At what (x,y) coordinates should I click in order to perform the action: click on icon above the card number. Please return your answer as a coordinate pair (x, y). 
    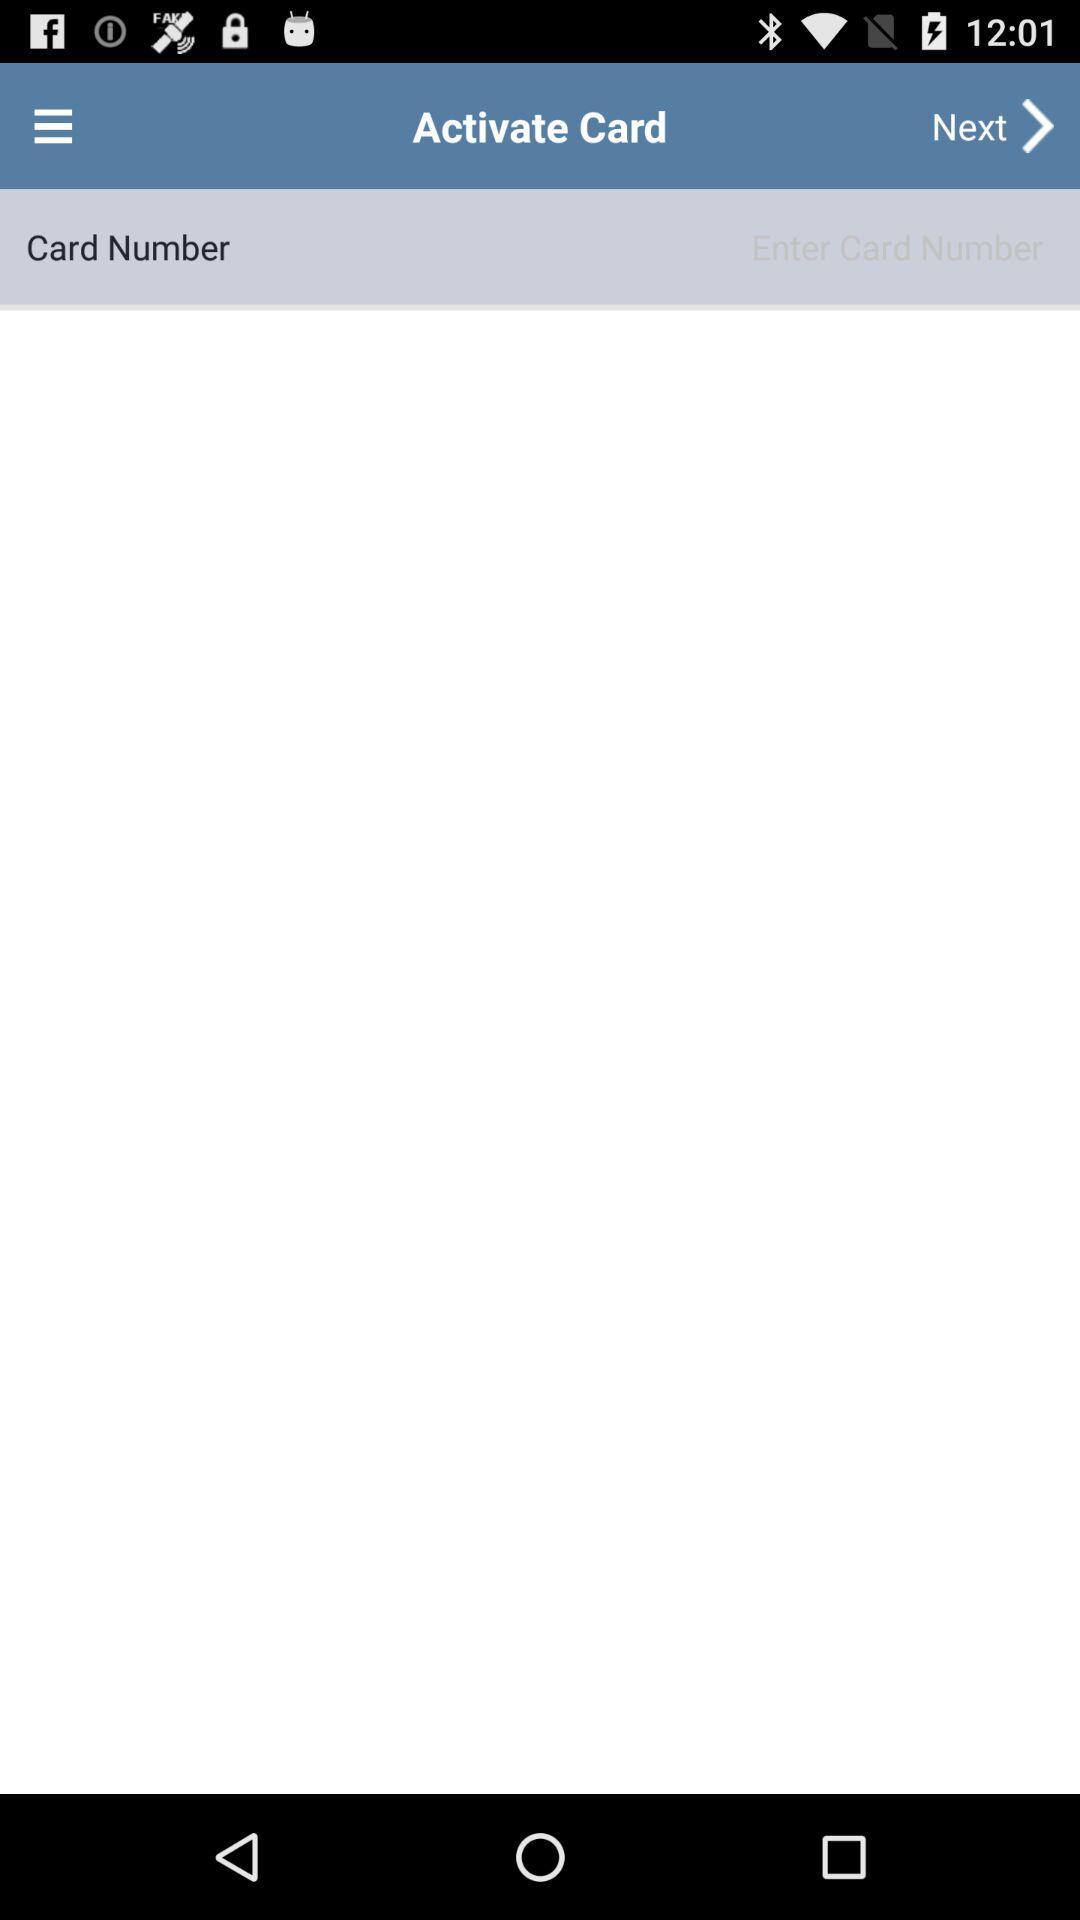
    Looking at the image, I should click on (52, 124).